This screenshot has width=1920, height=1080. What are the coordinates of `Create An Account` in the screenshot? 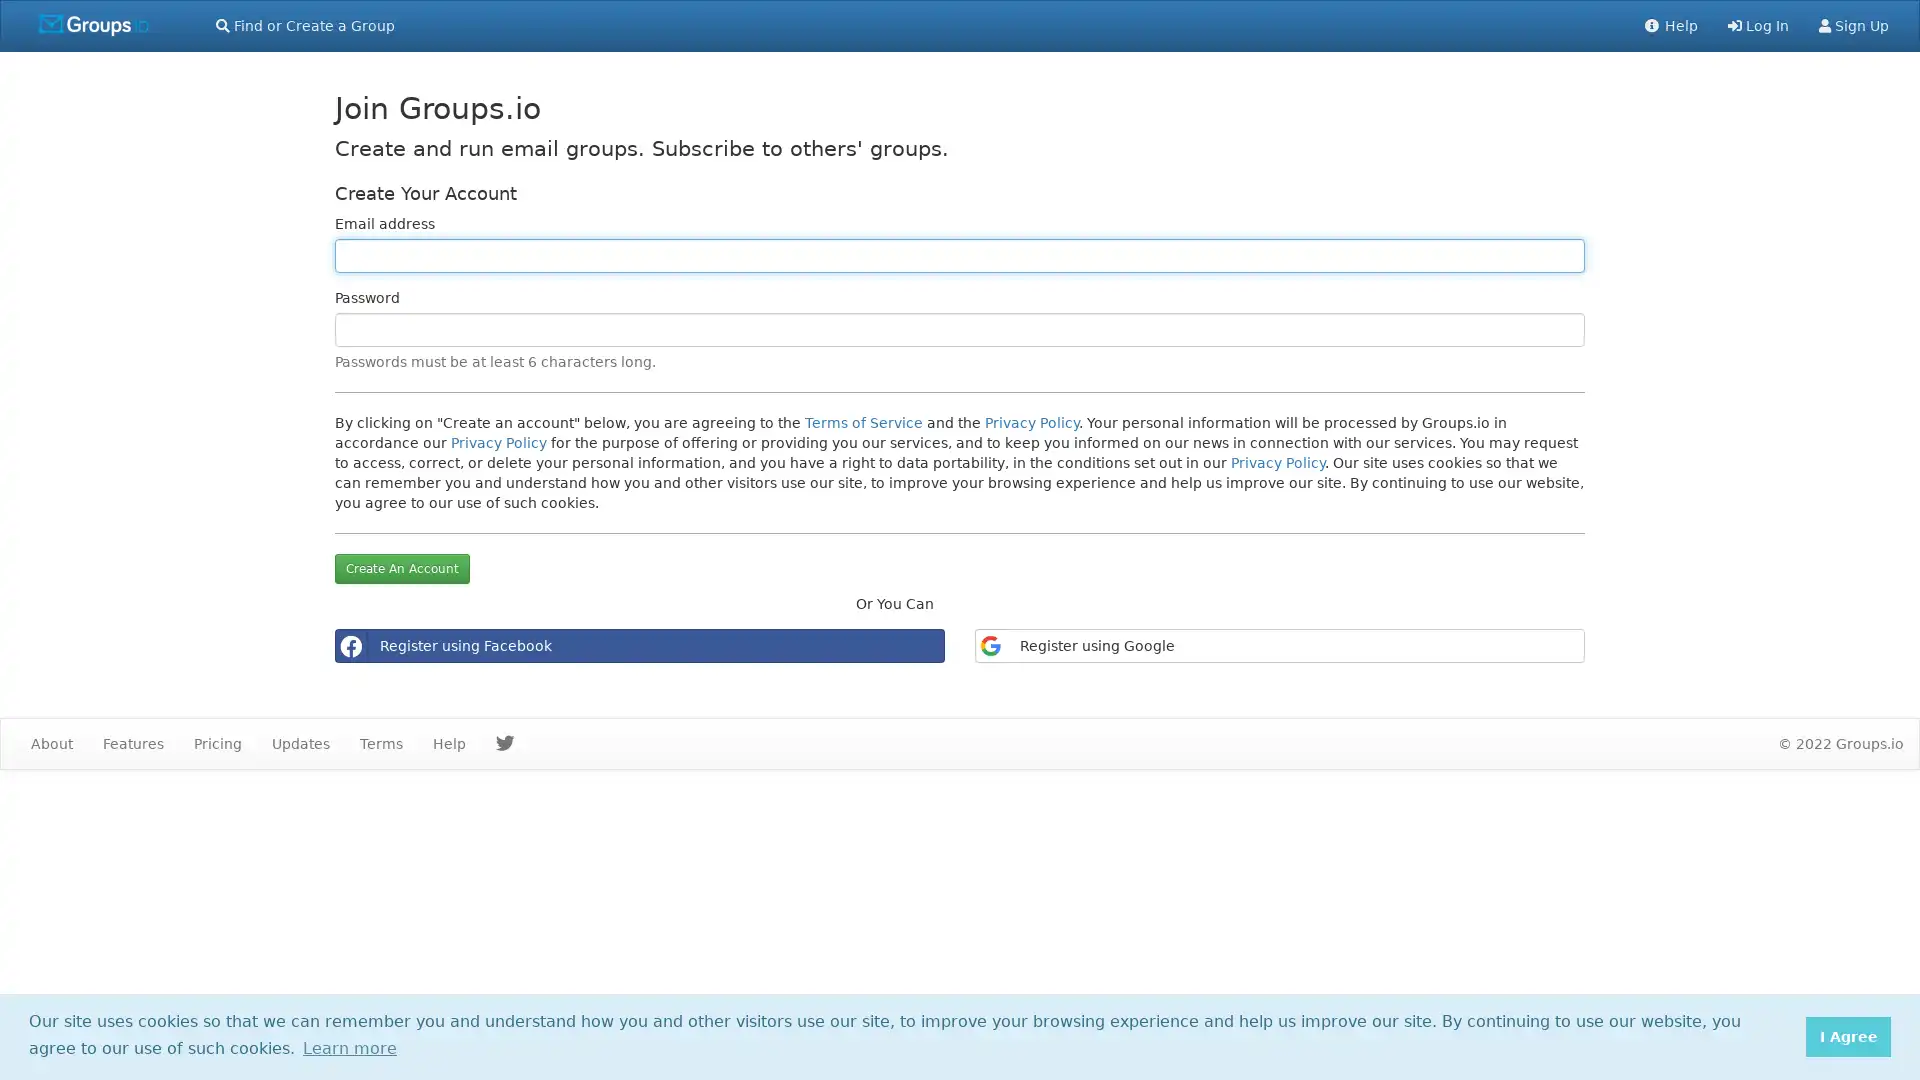 It's located at (400, 569).